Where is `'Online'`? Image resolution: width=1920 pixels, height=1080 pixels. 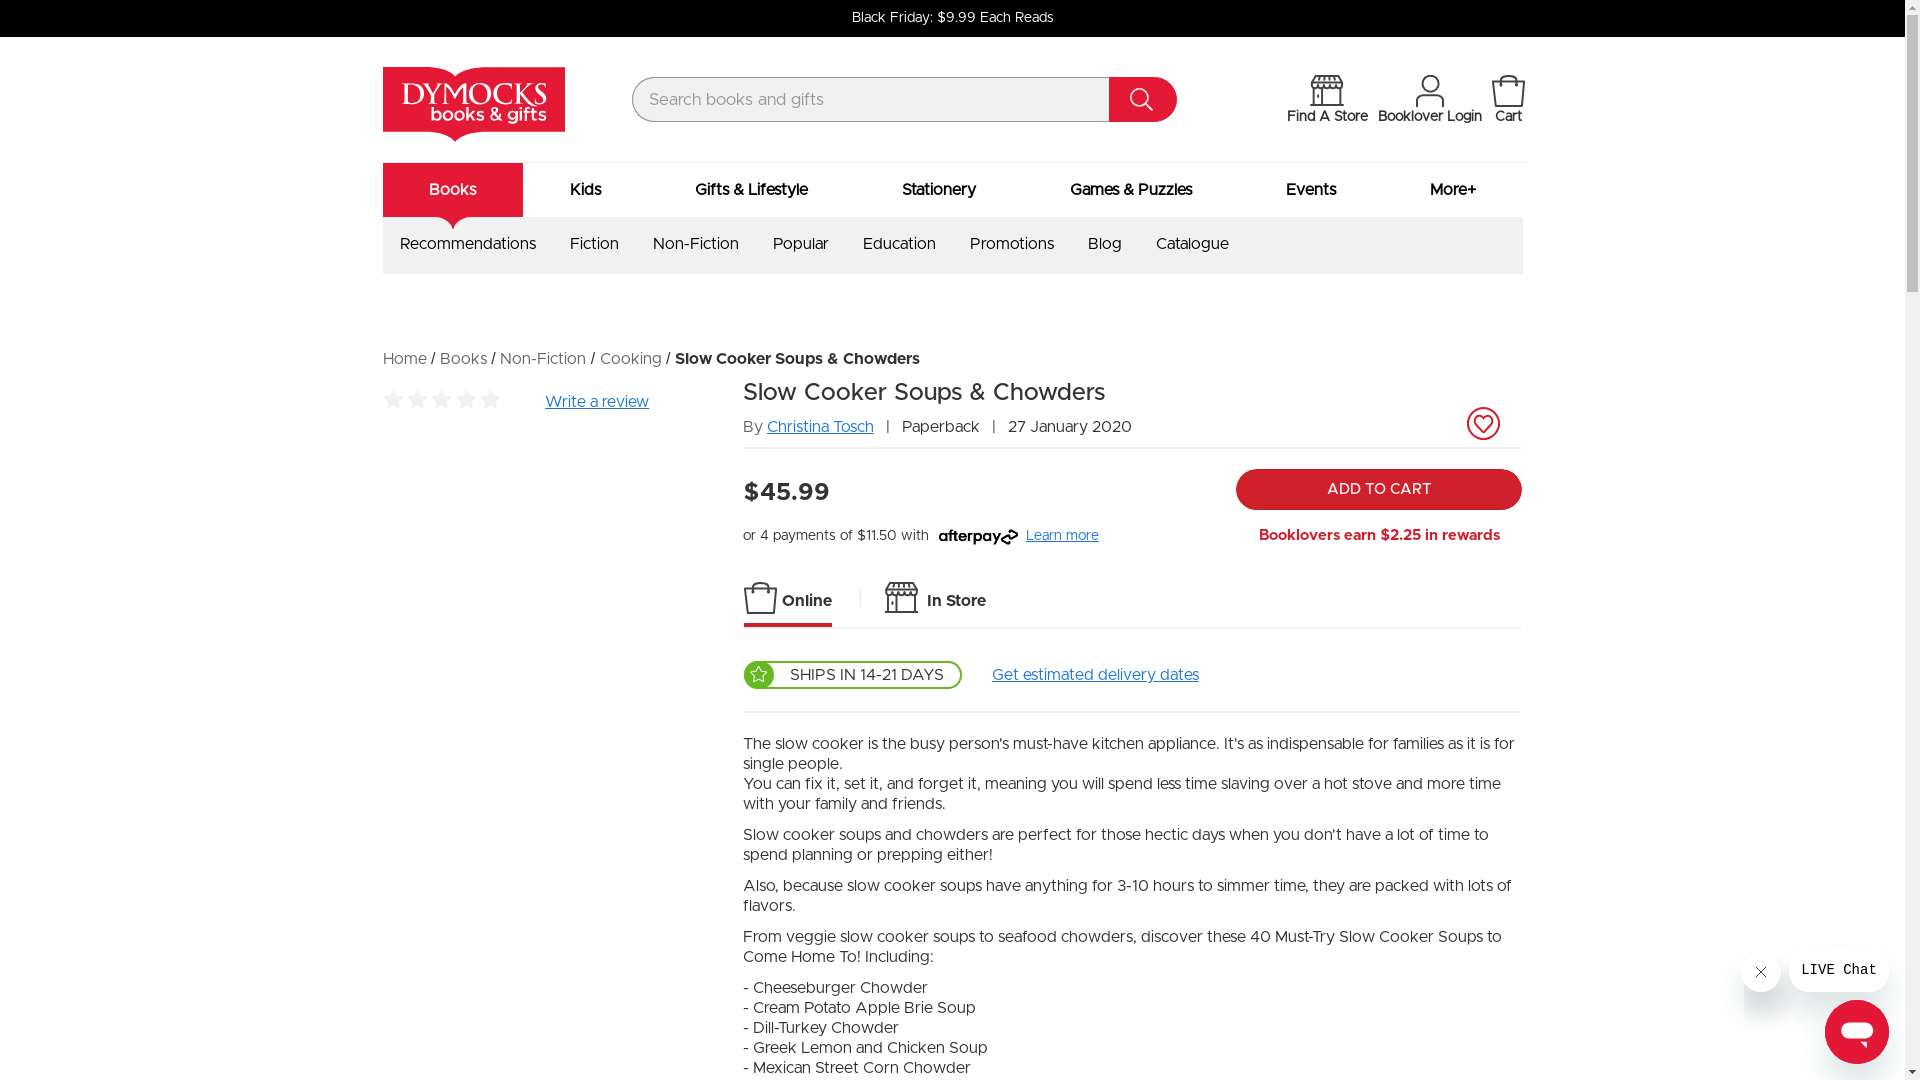 'Online' is located at coordinates (786, 599).